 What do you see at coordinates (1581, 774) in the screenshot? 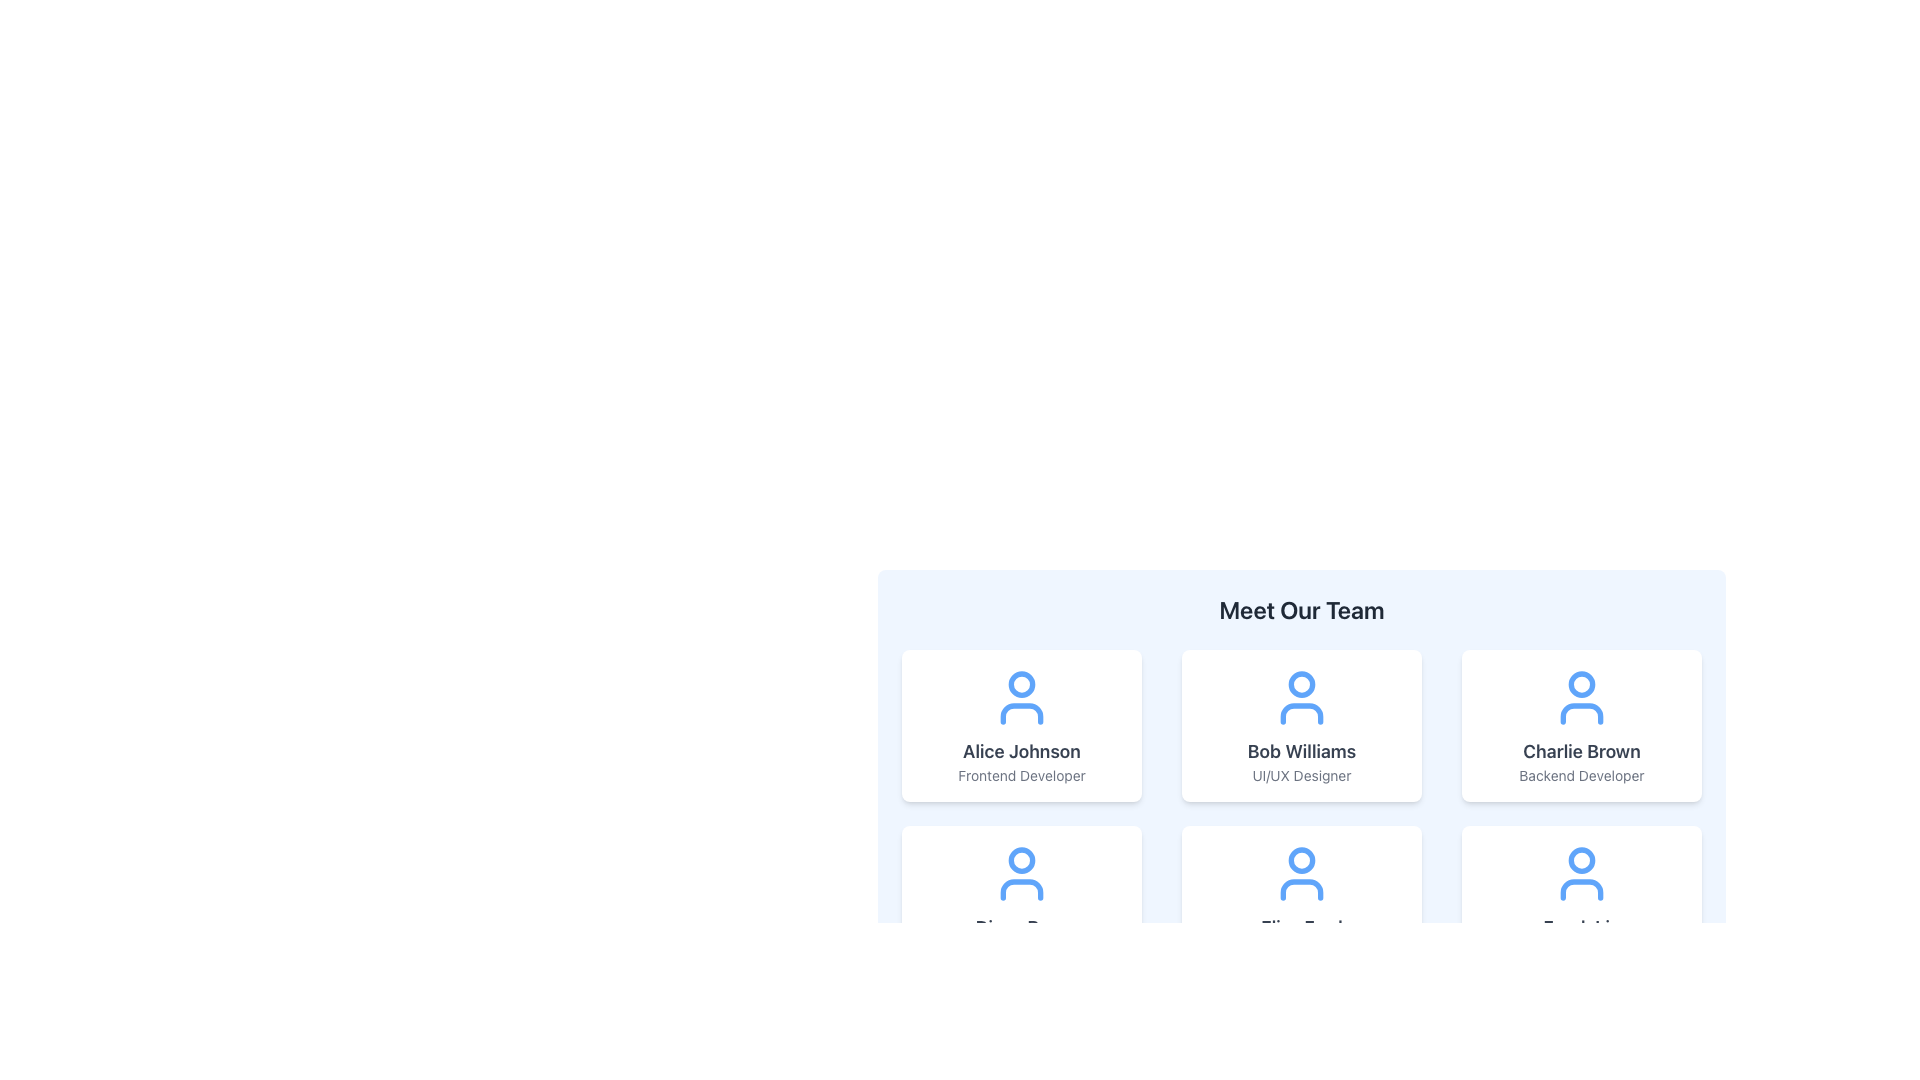
I see `text label displaying the job title 'Backend Developer' located at the bottom-center of the card for 'Charlie Brown' in the top-right corner of the grid` at bounding box center [1581, 774].